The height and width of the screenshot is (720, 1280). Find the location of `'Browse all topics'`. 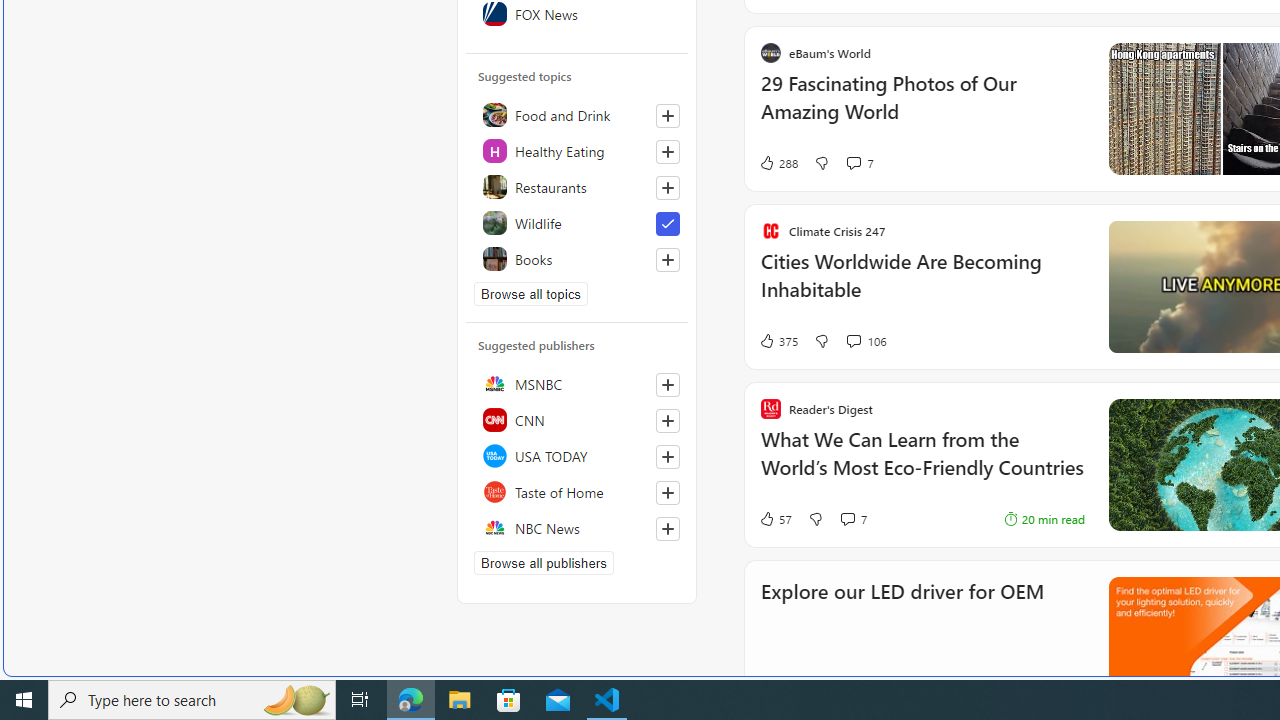

'Browse all topics' is located at coordinates (531, 294).